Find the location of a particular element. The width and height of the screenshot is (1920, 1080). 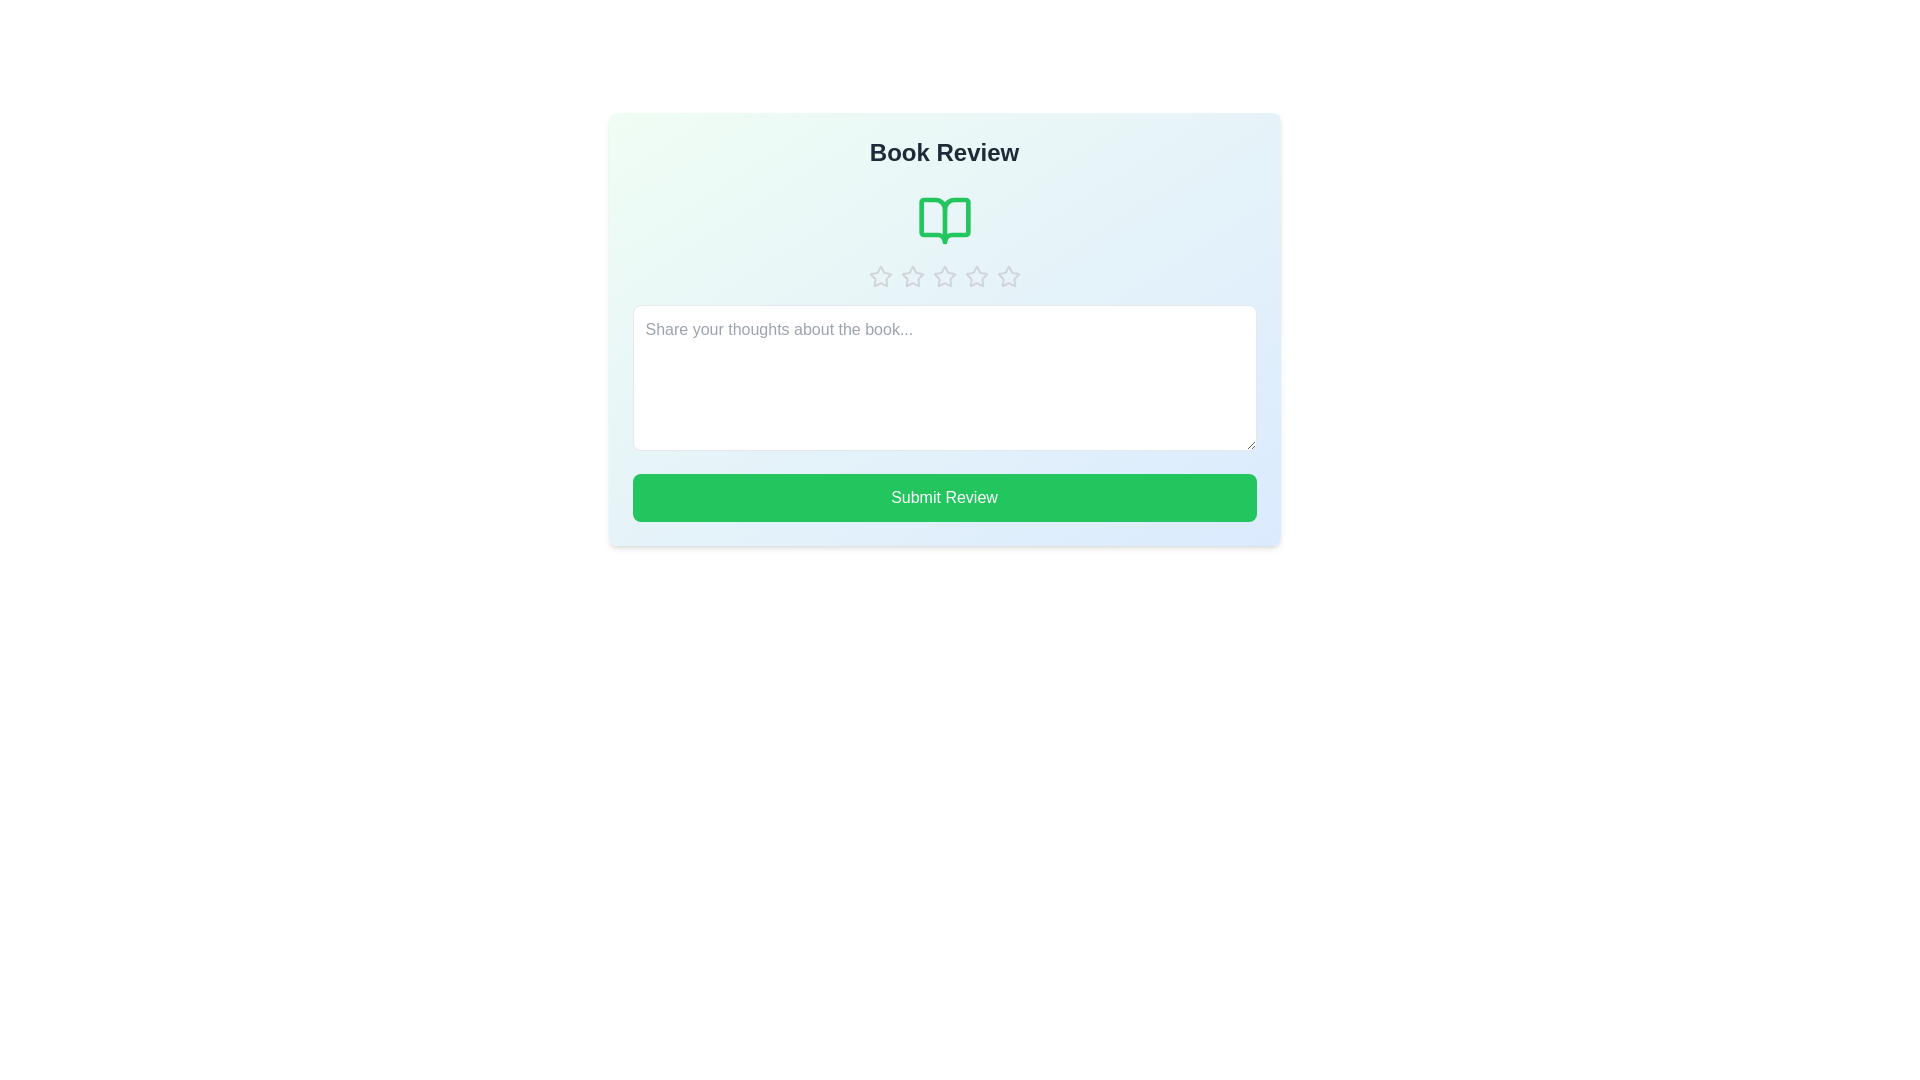

'Submit Review' button to submit the review is located at coordinates (943, 496).